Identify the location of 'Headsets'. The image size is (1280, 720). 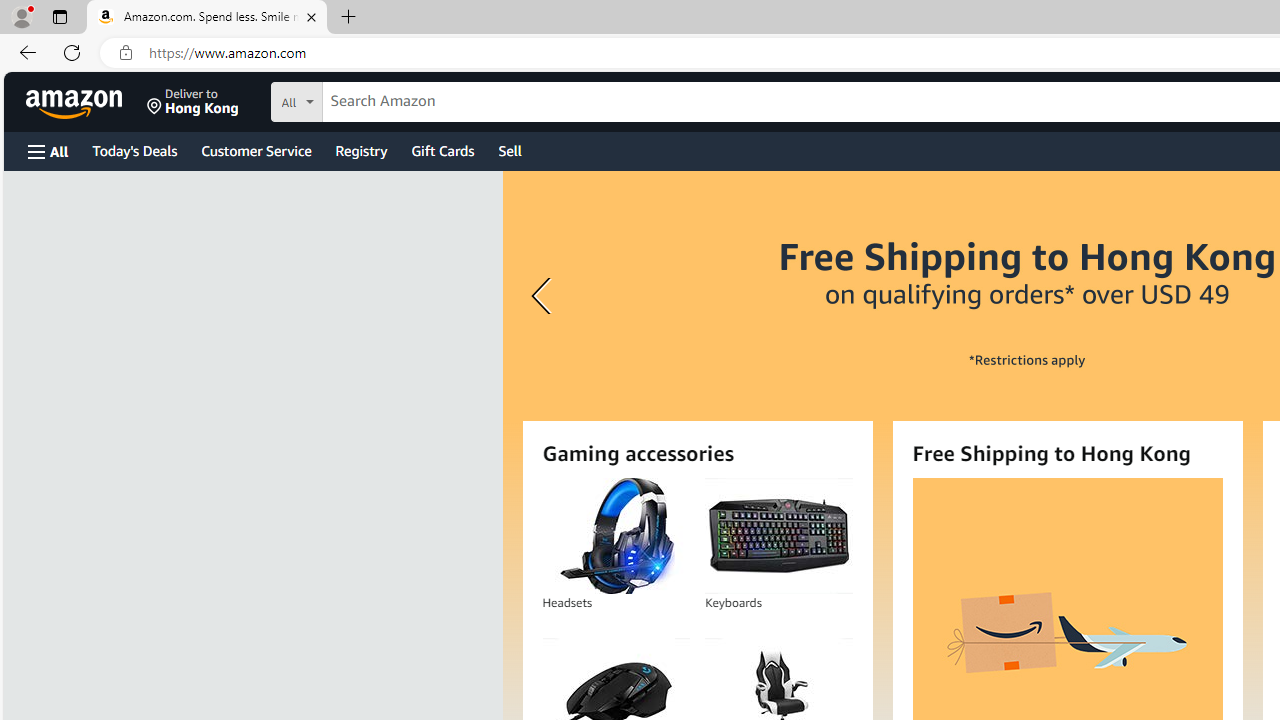
(615, 535).